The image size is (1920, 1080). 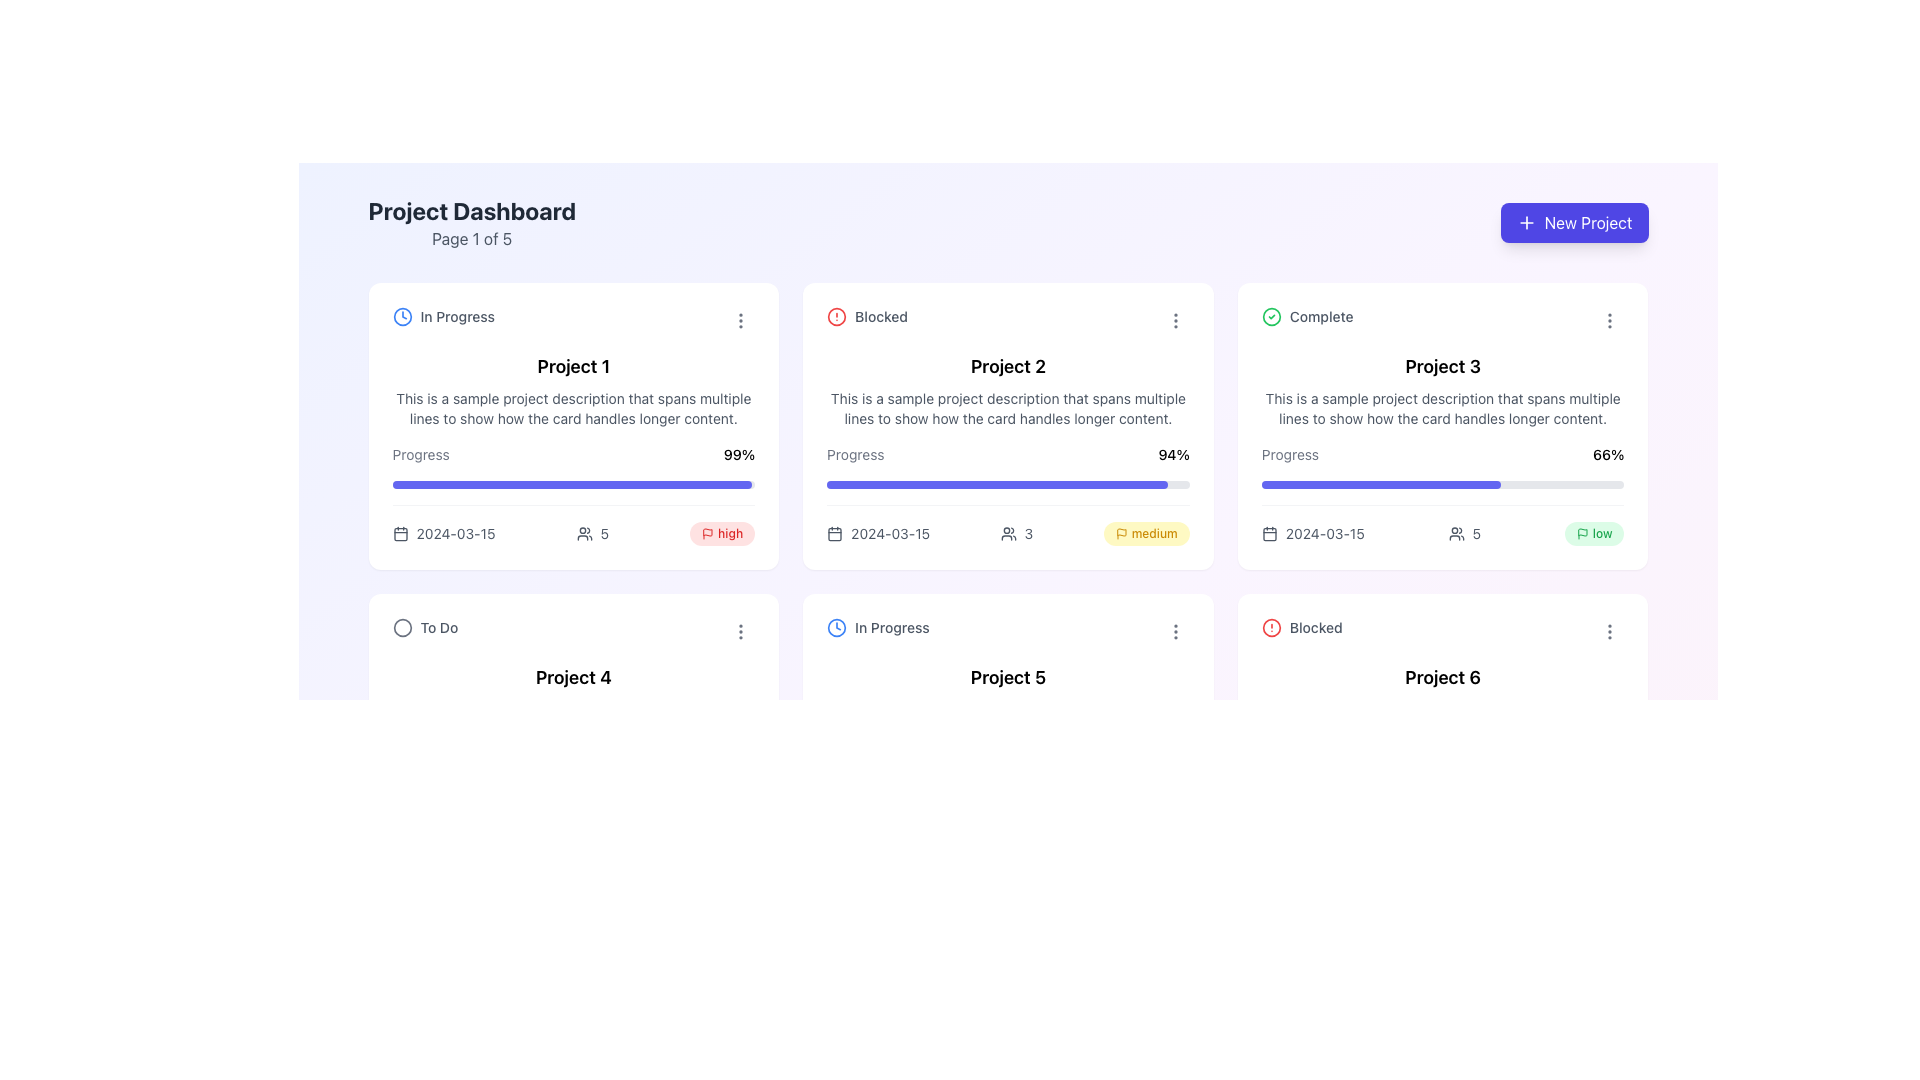 I want to click on the interactive button located in the top-right corner of the 'Project 5' card, so click(x=1175, y=632).